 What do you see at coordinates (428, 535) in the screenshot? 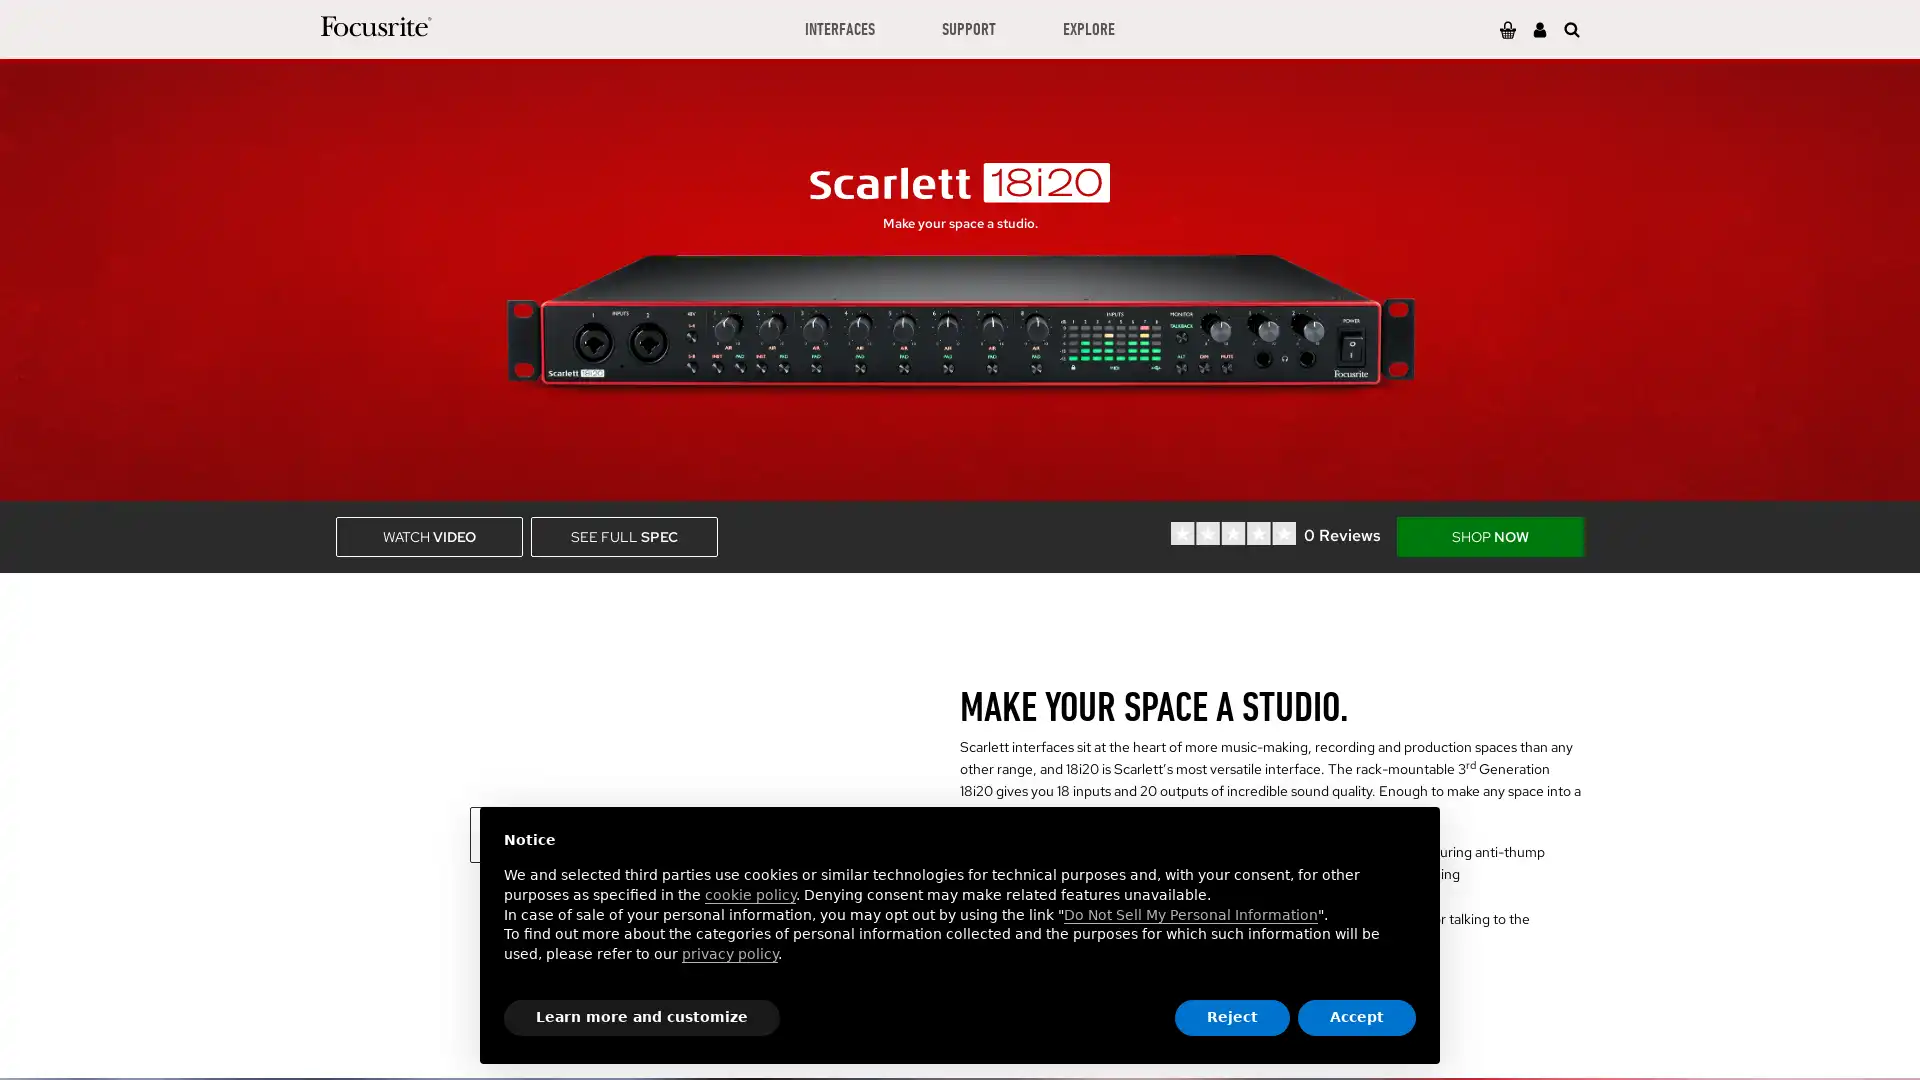
I see `WATCH VIDEO` at bounding box center [428, 535].